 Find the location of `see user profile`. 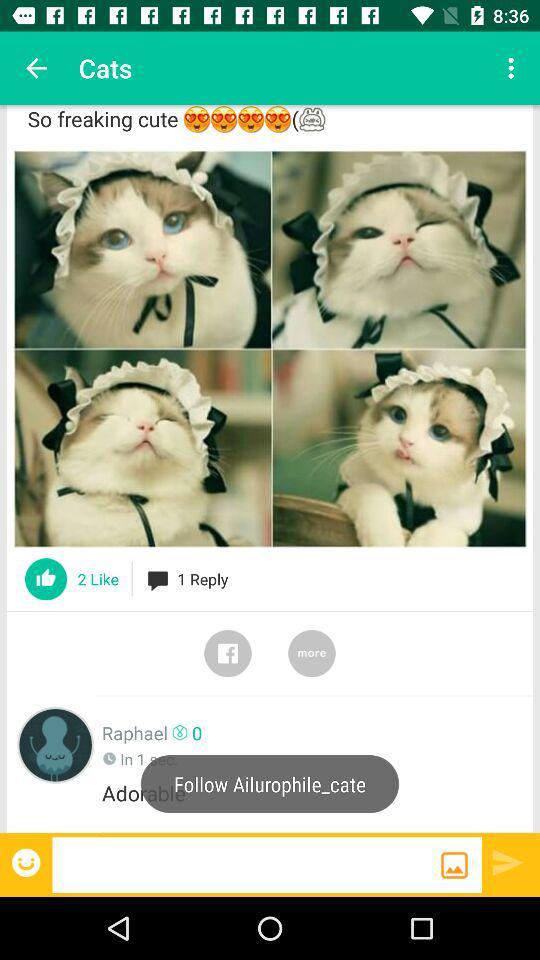

see user profile is located at coordinates (55, 744).